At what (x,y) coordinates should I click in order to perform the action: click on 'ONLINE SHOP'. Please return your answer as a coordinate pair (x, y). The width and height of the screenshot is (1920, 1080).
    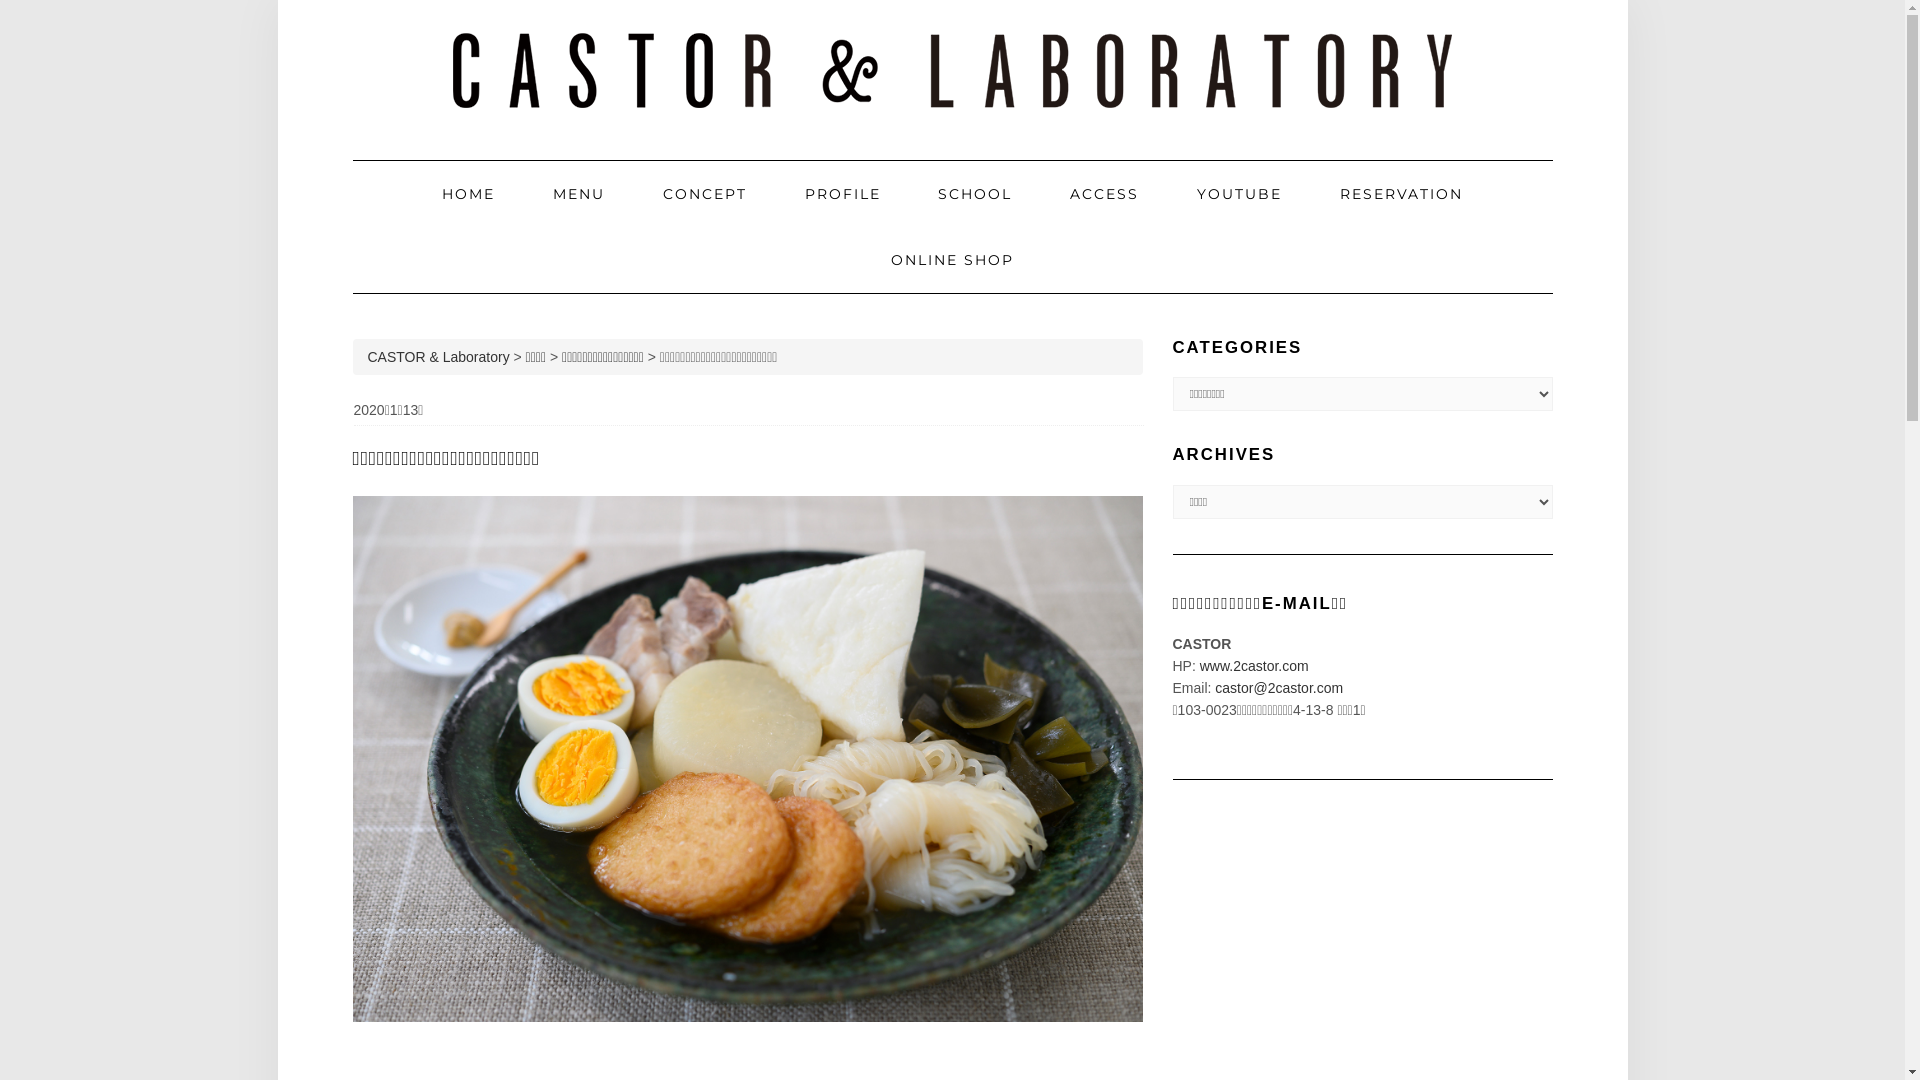
    Looking at the image, I should click on (951, 258).